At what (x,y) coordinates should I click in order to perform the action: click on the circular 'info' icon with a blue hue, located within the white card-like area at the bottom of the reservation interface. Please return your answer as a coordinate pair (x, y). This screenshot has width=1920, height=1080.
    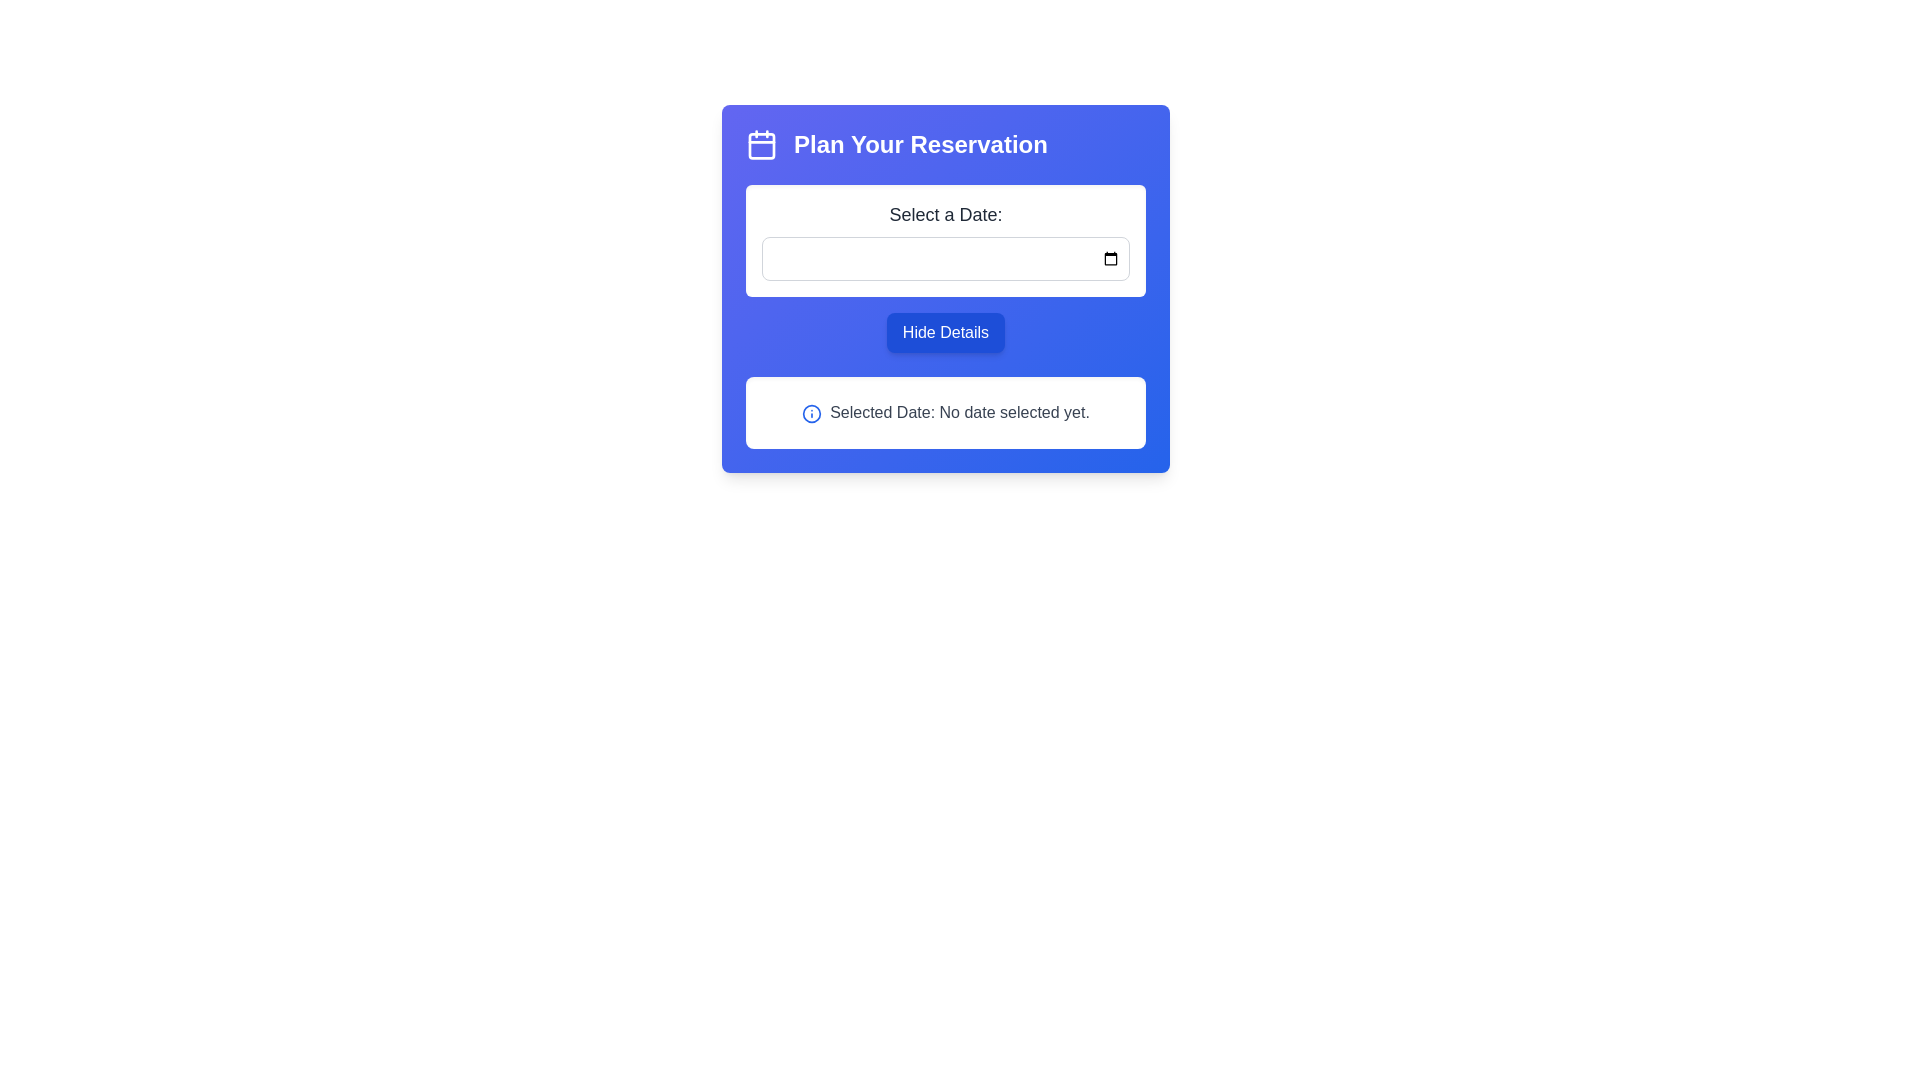
    Looking at the image, I should click on (812, 412).